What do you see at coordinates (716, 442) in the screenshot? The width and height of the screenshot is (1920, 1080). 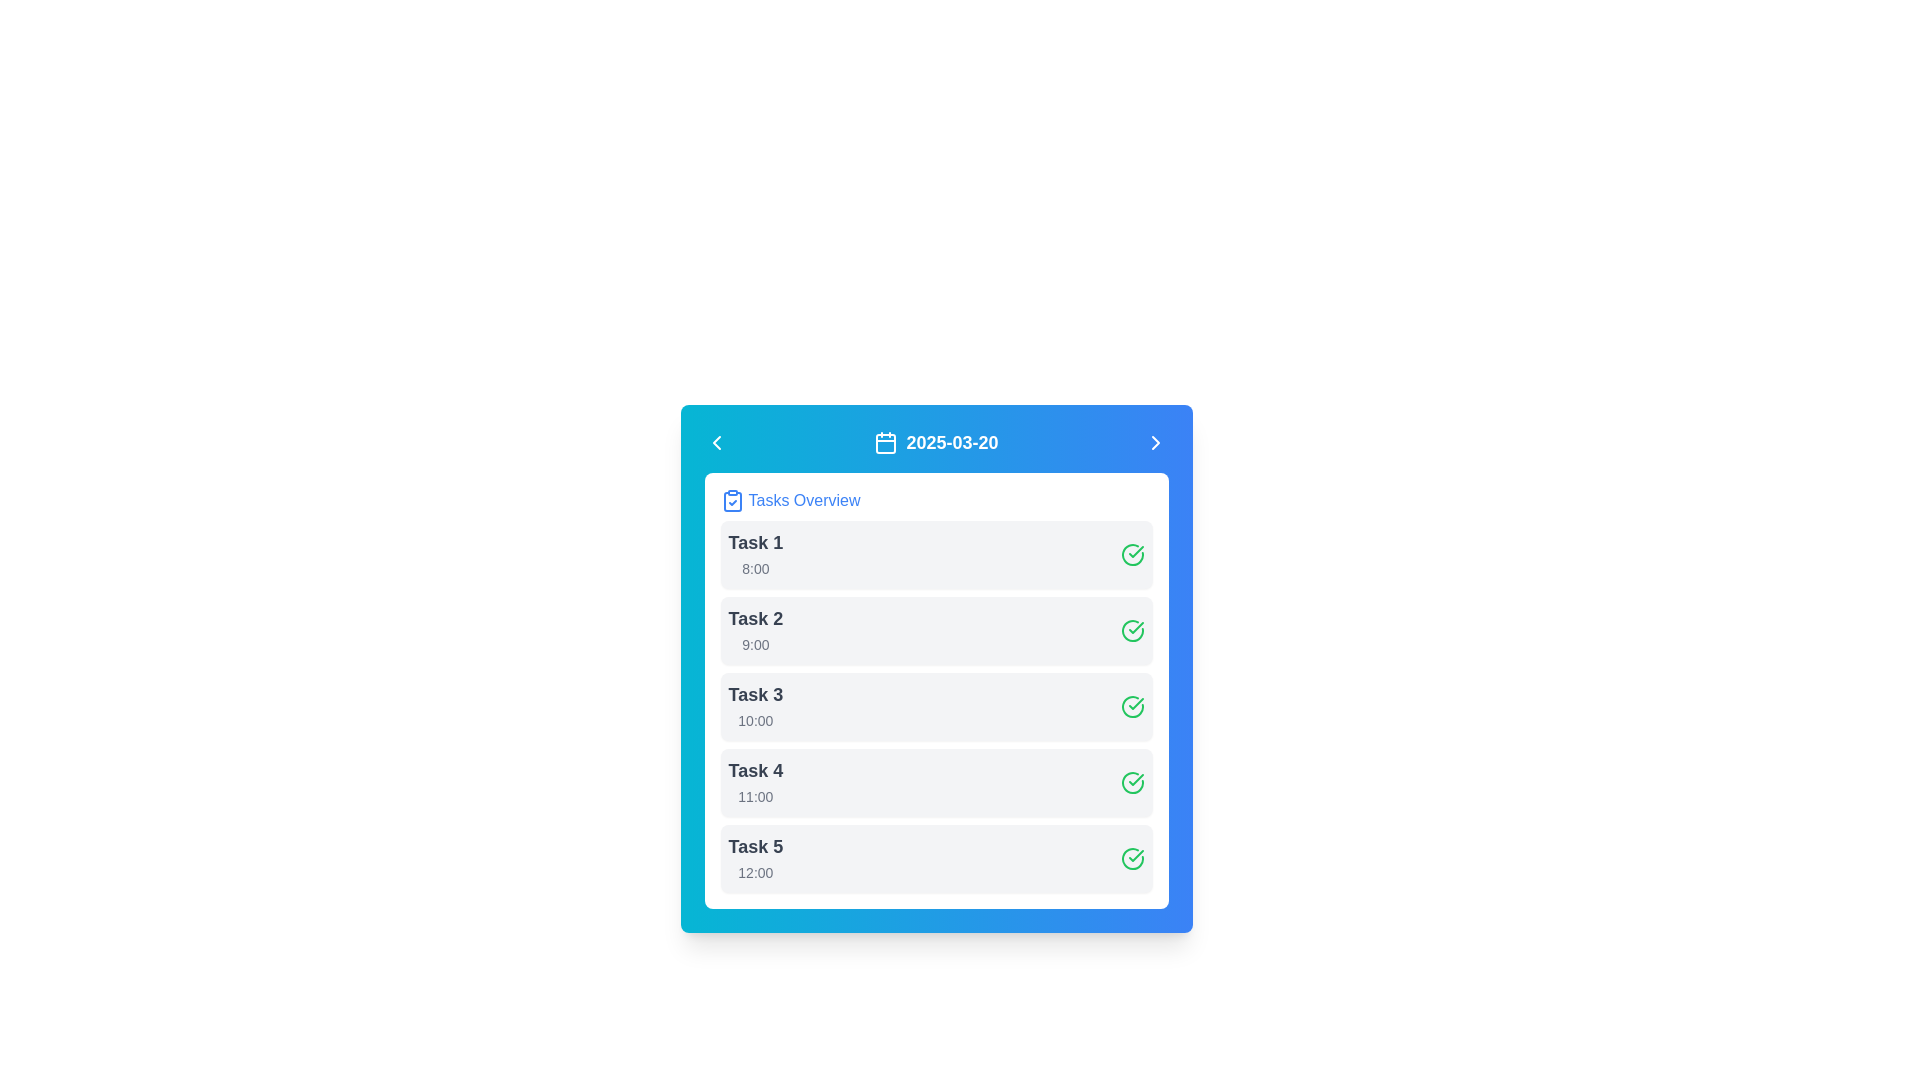 I see `the back navigation icon button located in the top-left corner of the header bar` at bounding box center [716, 442].